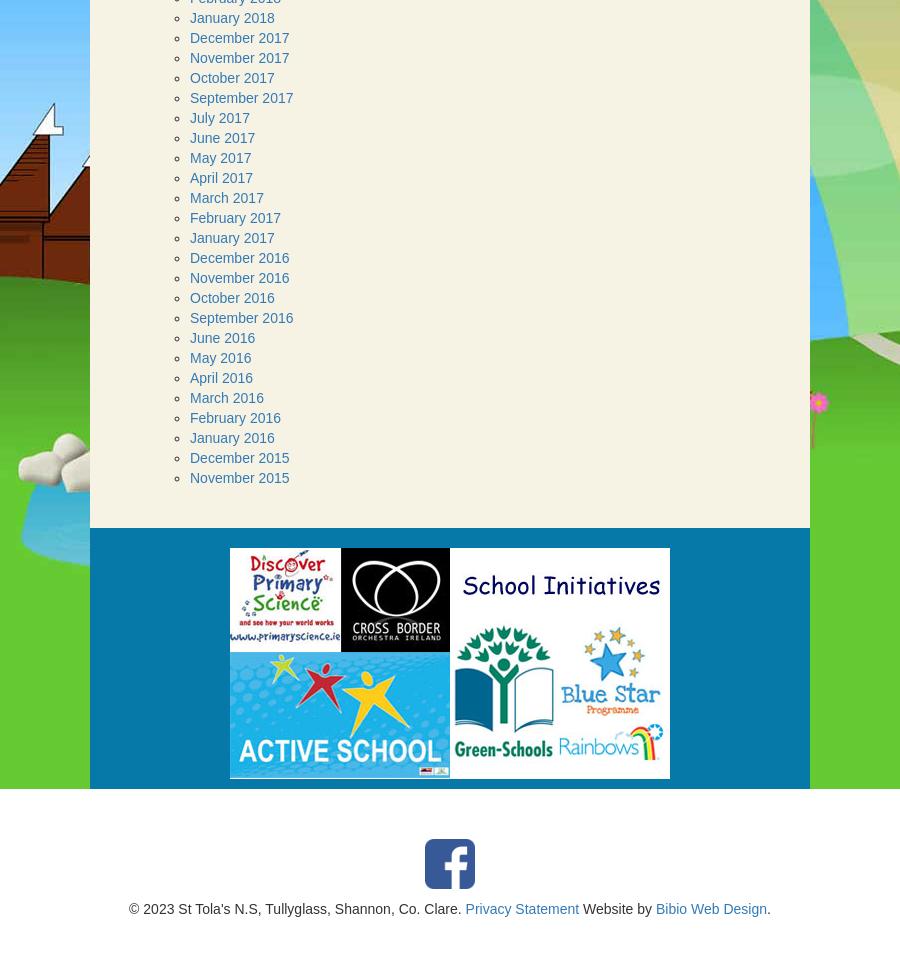 The image size is (900, 966). I want to click on 'February 2016', so click(234, 416).